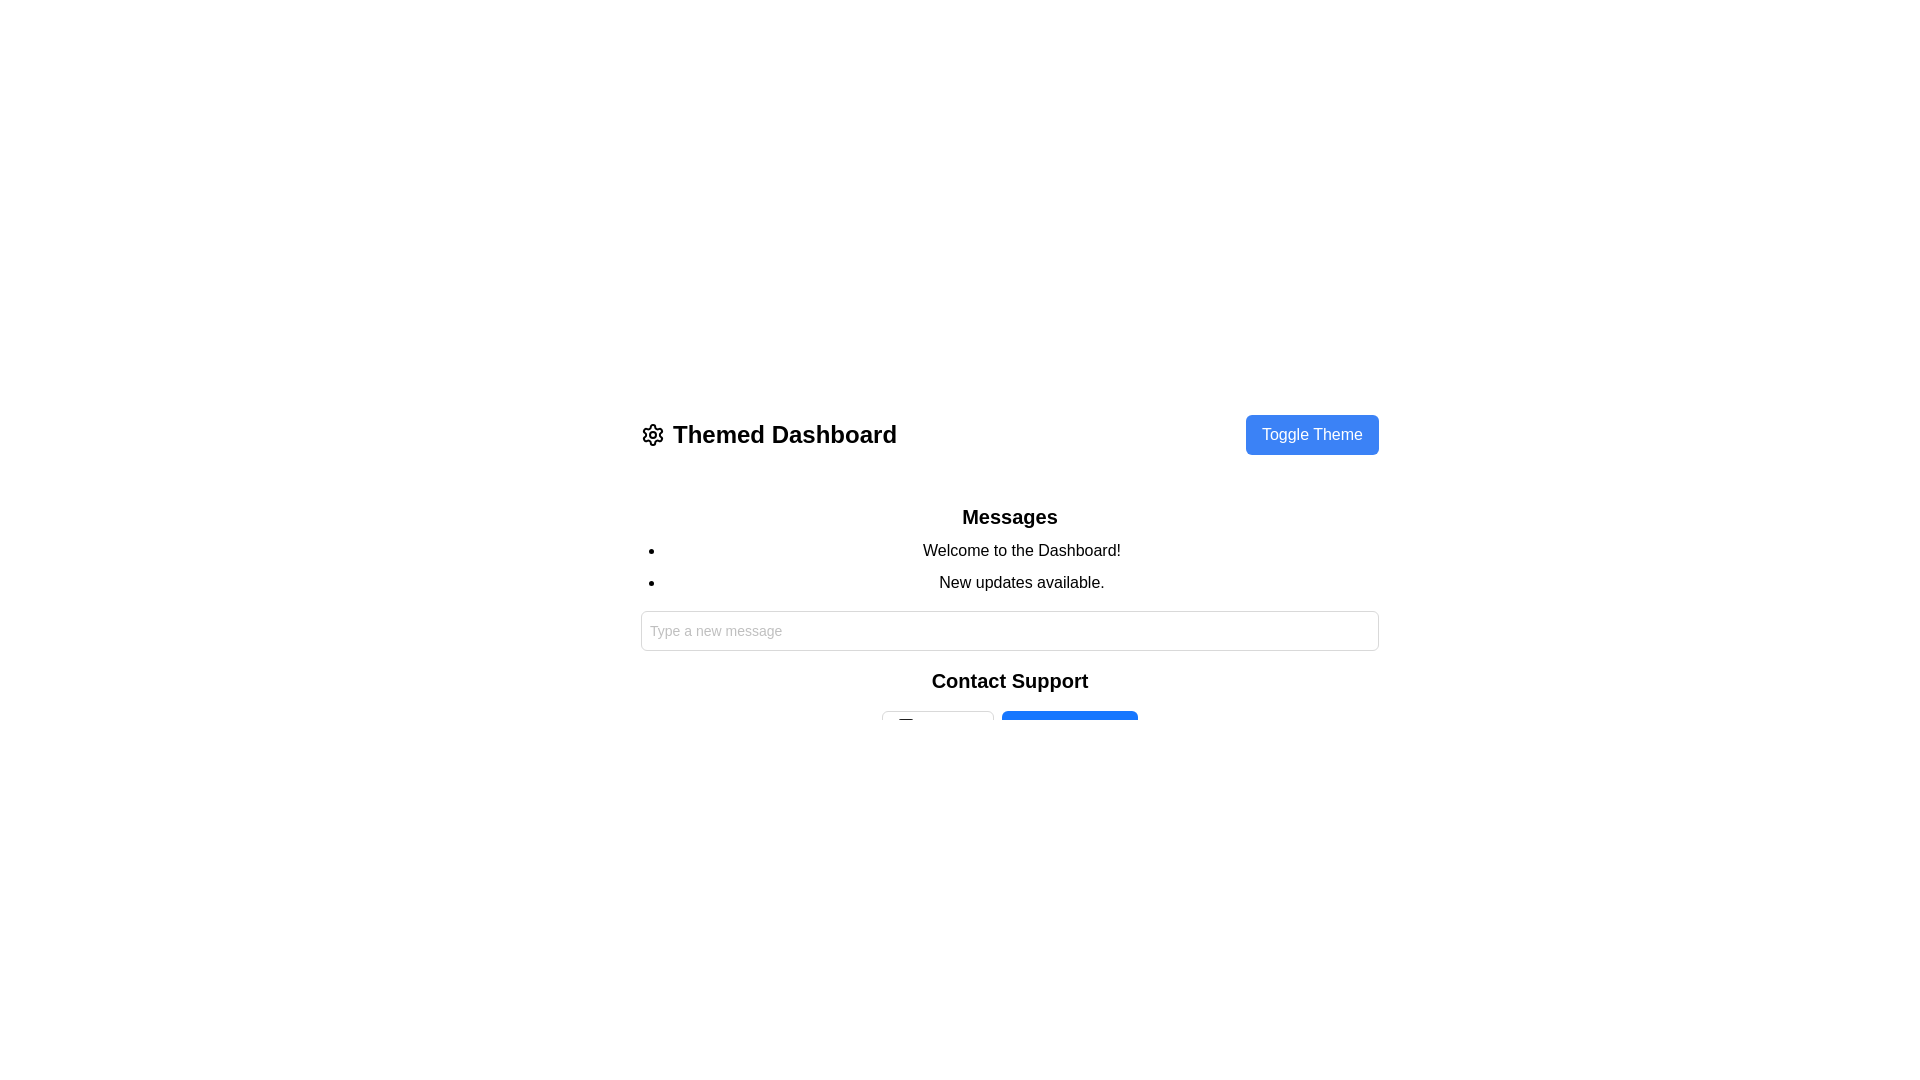 This screenshot has width=1920, height=1080. What do you see at coordinates (1069, 726) in the screenshot?
I see `the clickable Help Center button located below the 'Contact Support' section for accessibility navigation` at bounding box center [1069, 726].